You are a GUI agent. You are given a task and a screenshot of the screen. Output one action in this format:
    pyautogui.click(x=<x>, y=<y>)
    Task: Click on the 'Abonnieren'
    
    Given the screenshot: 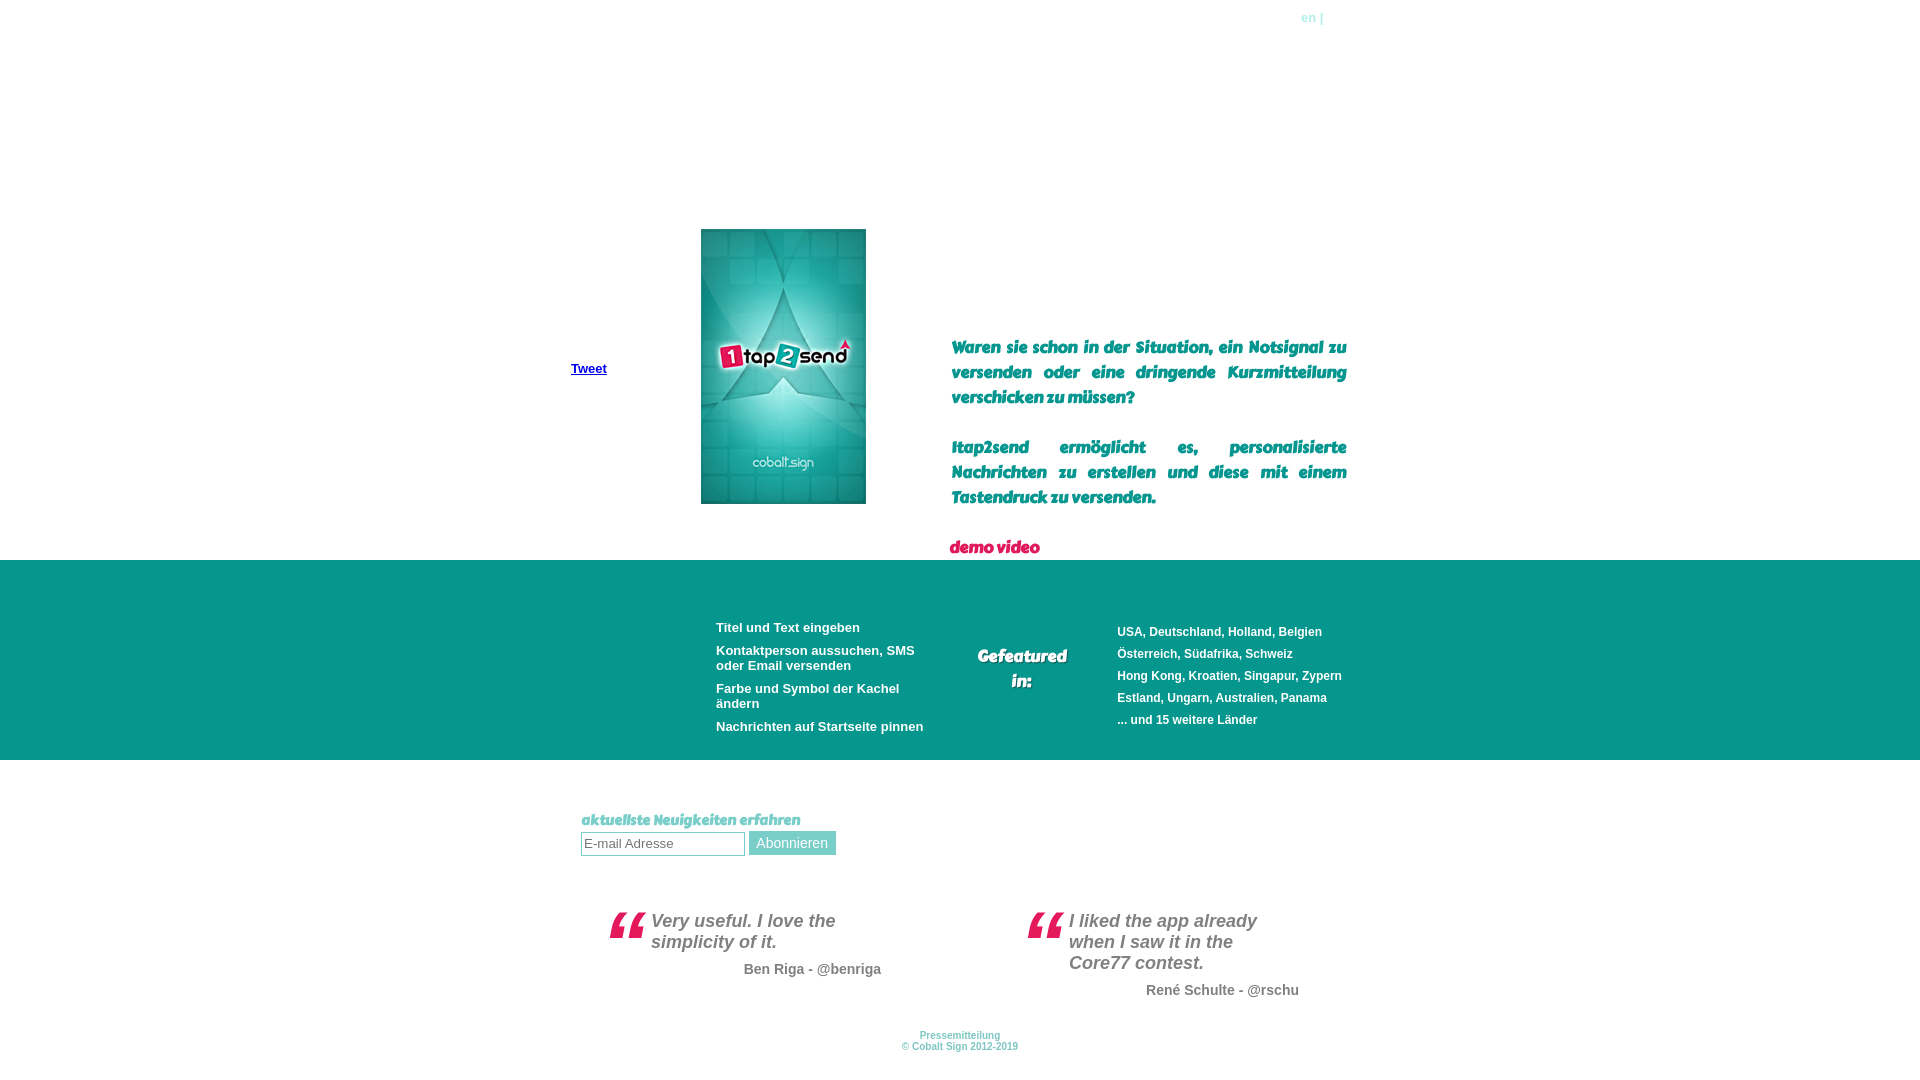 What is the action you would take?
    pyautogui.click(x=791, y=843)
    